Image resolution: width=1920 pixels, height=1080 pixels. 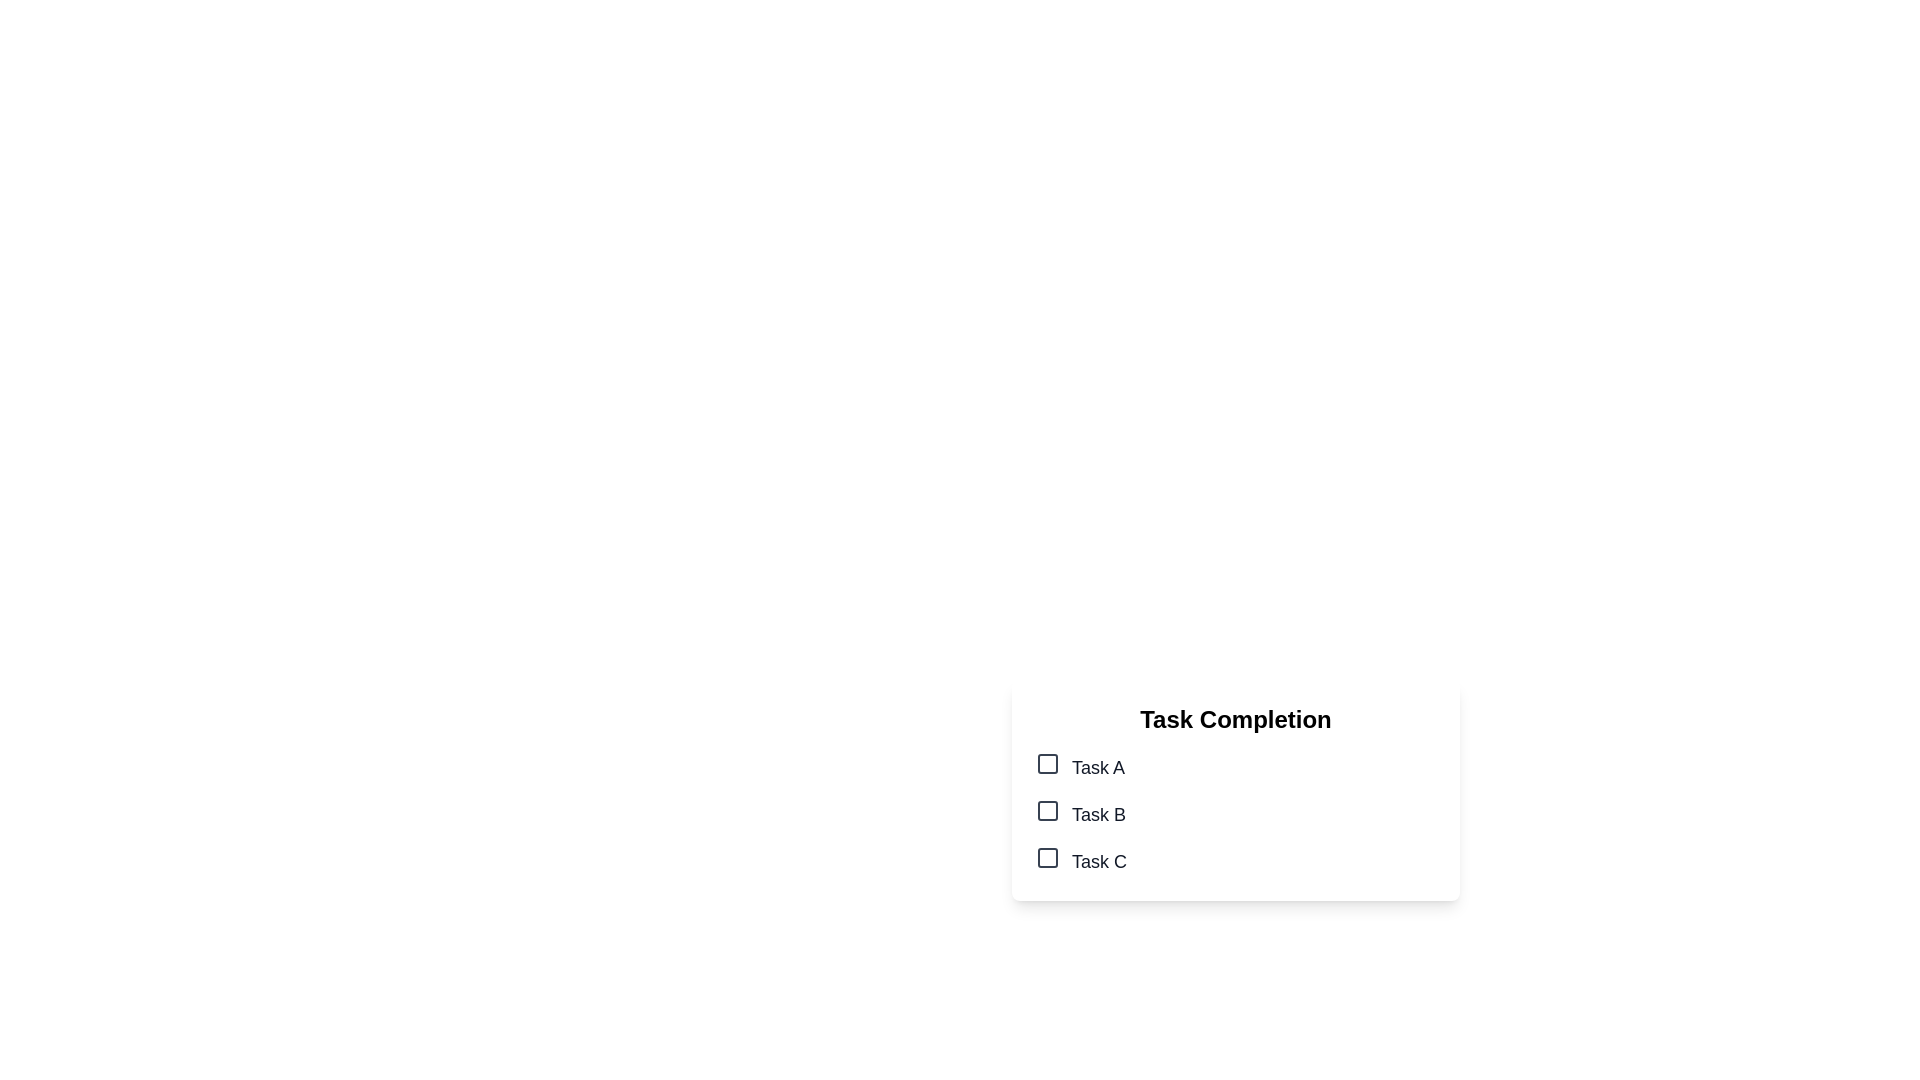 I want to click on the text label displaying 'Task B', which is the second item in a vertical list of labels, styled in large gray font and positioned right next to a checkbox, so click(x=1098, y=814).